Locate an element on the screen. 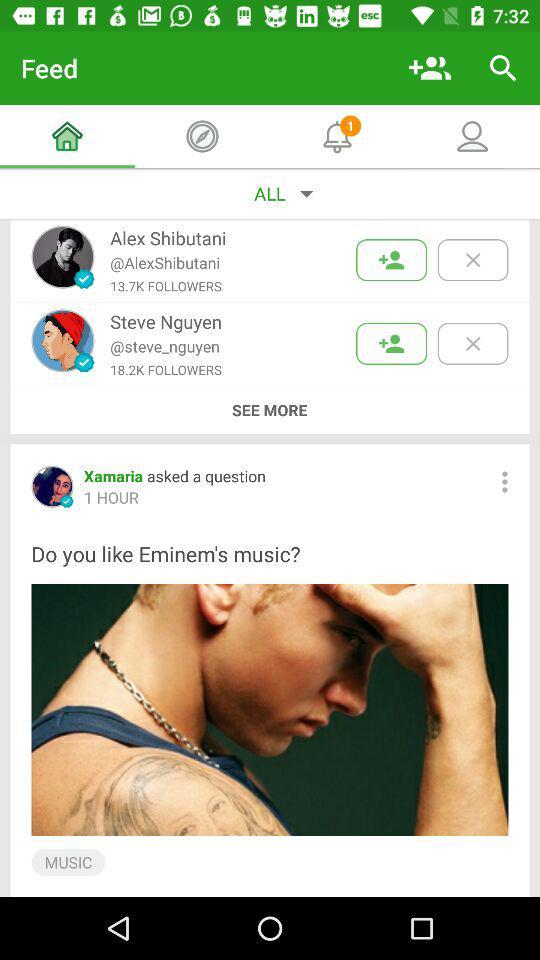  develop the menu for more options is located at coordinates (503, 481).